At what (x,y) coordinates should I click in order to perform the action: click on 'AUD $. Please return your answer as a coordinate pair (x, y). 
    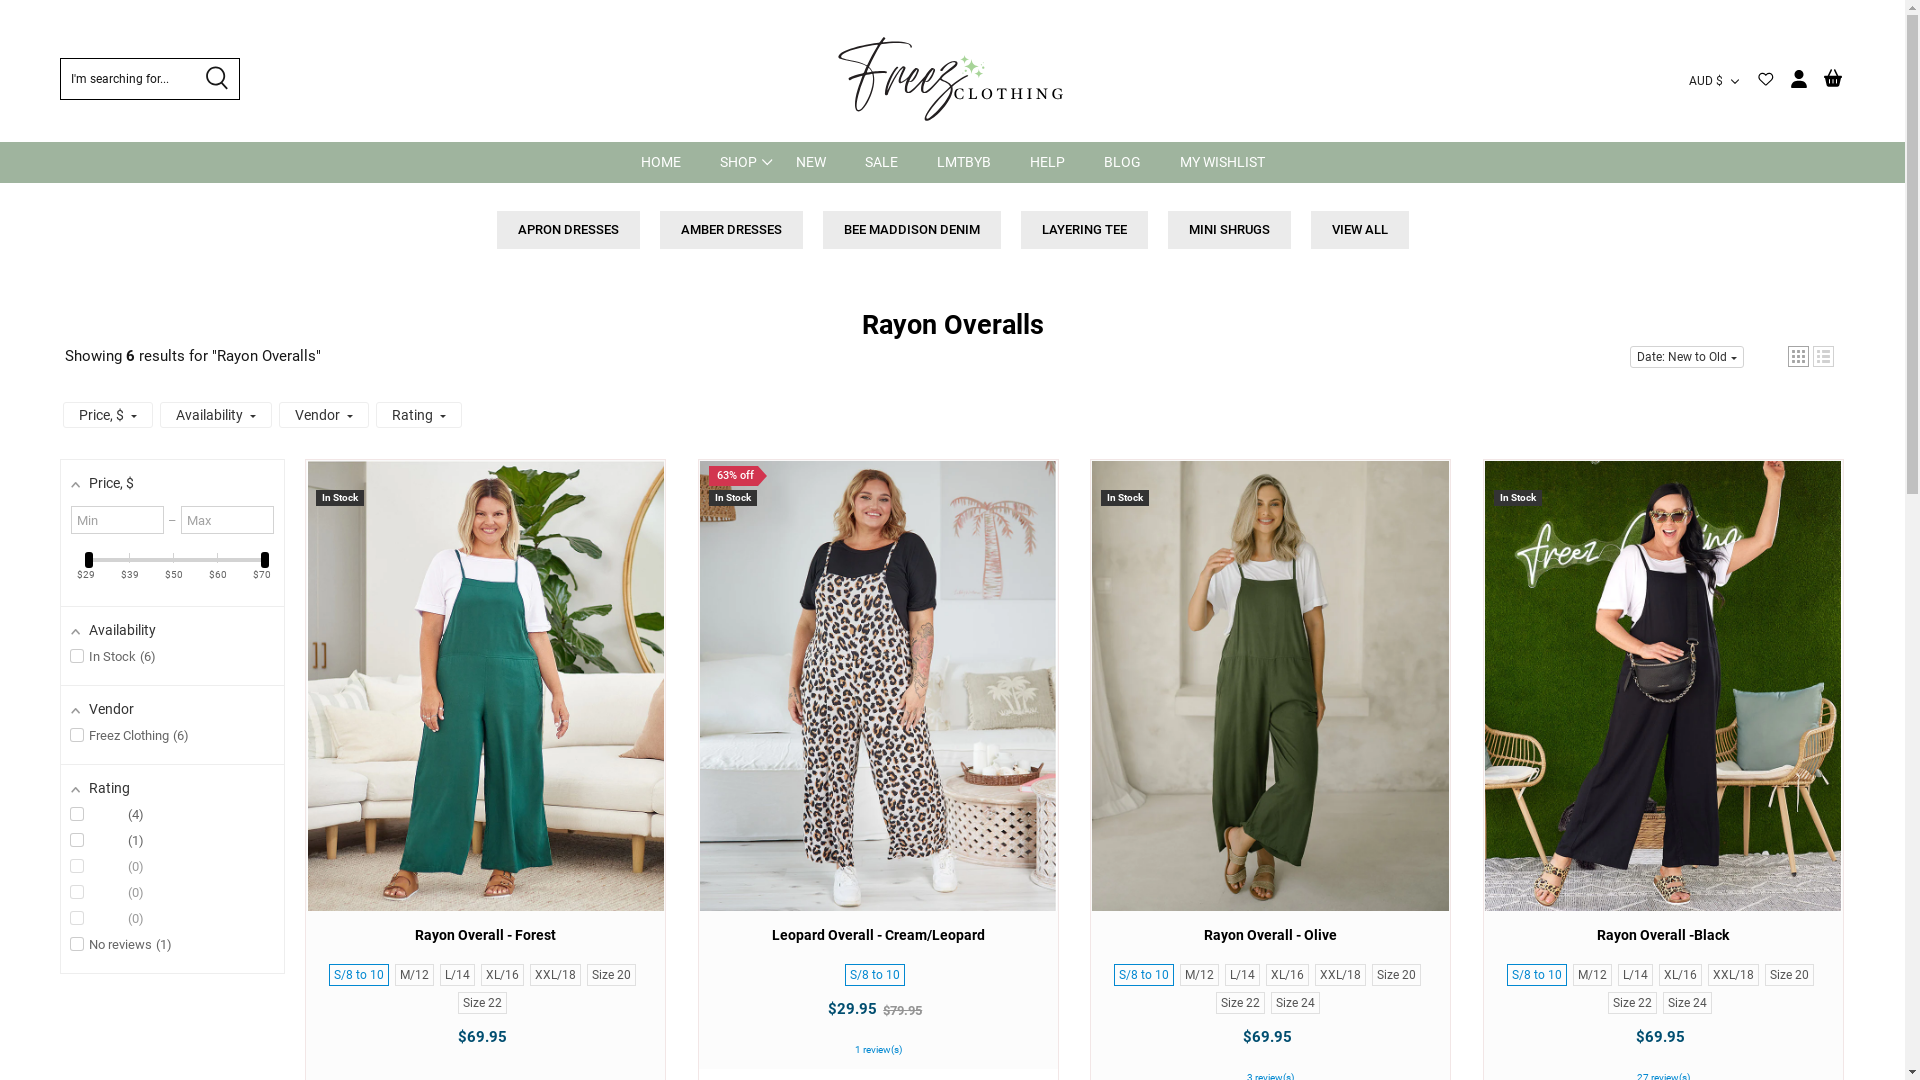
    Looking at the image, I should click on (1716, 80).